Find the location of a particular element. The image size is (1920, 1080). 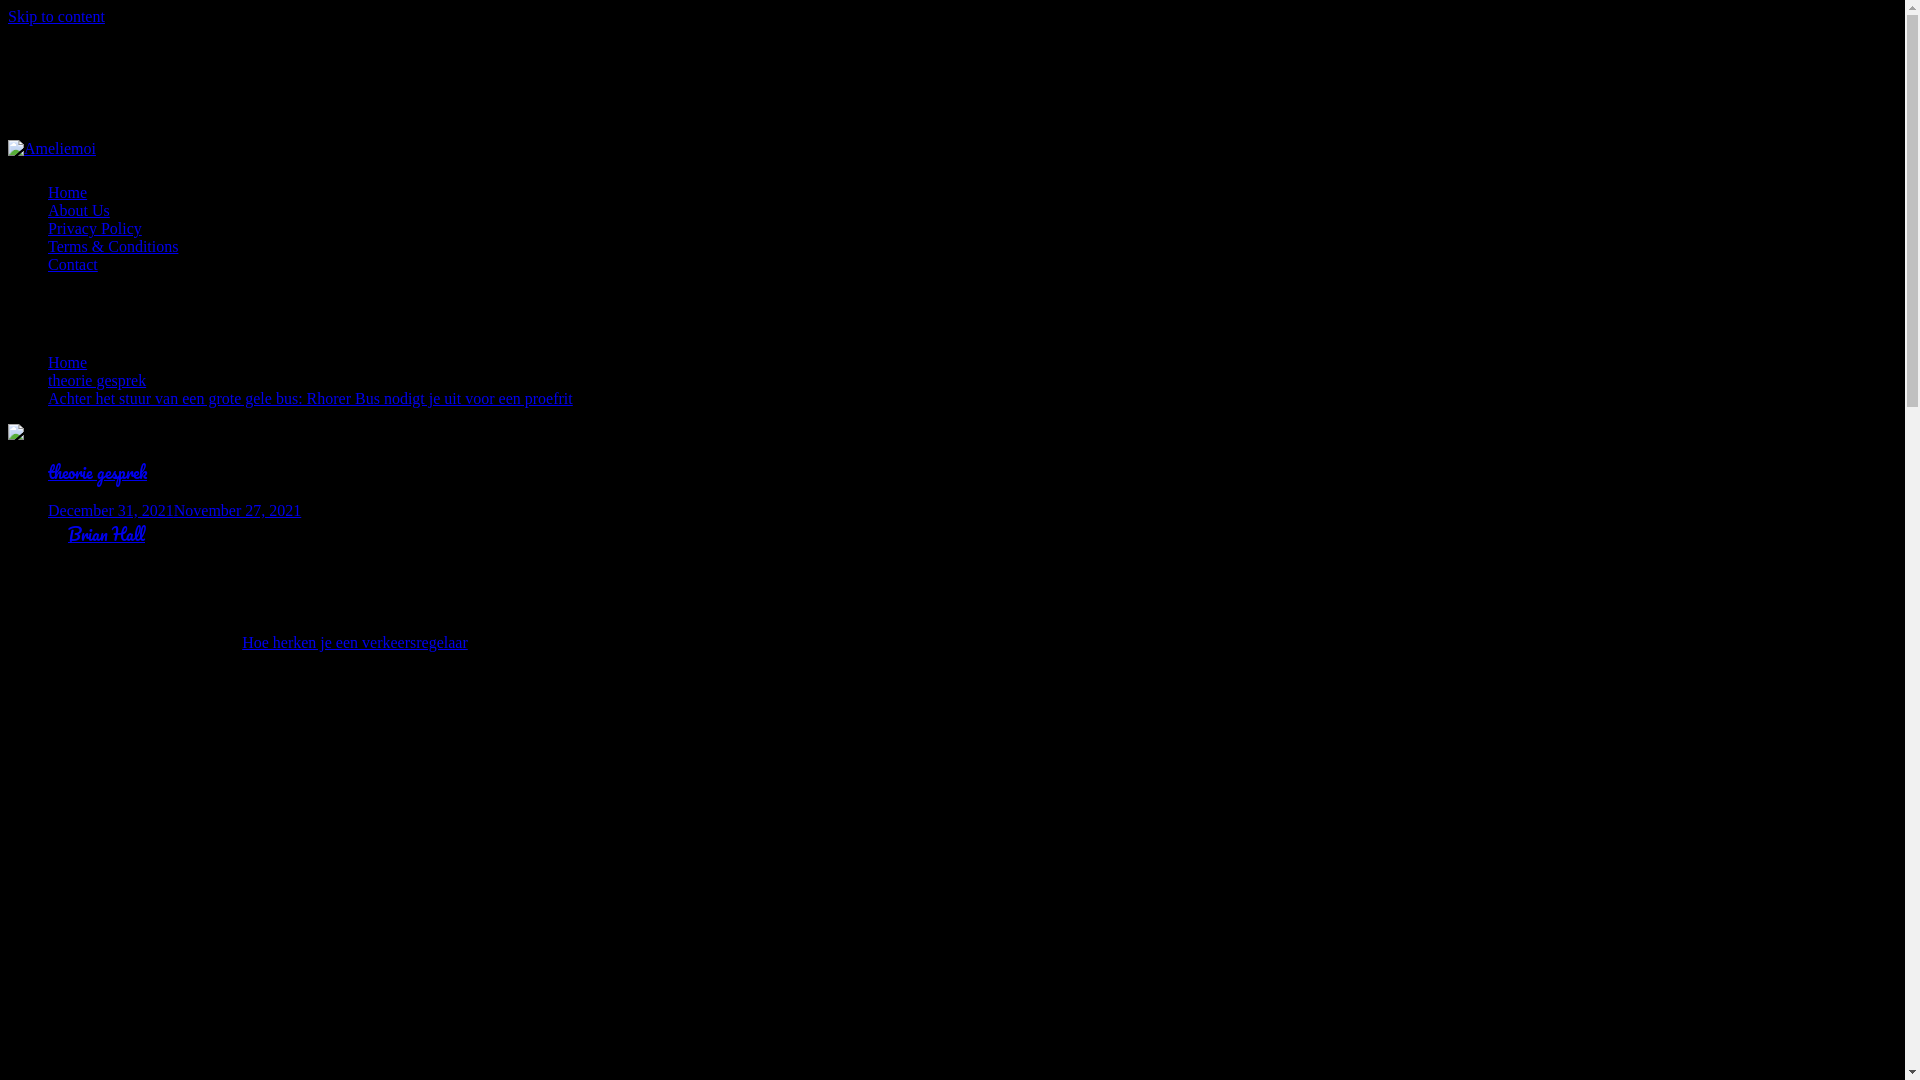

'Brian Hall' is located at coordinates (105, 532).